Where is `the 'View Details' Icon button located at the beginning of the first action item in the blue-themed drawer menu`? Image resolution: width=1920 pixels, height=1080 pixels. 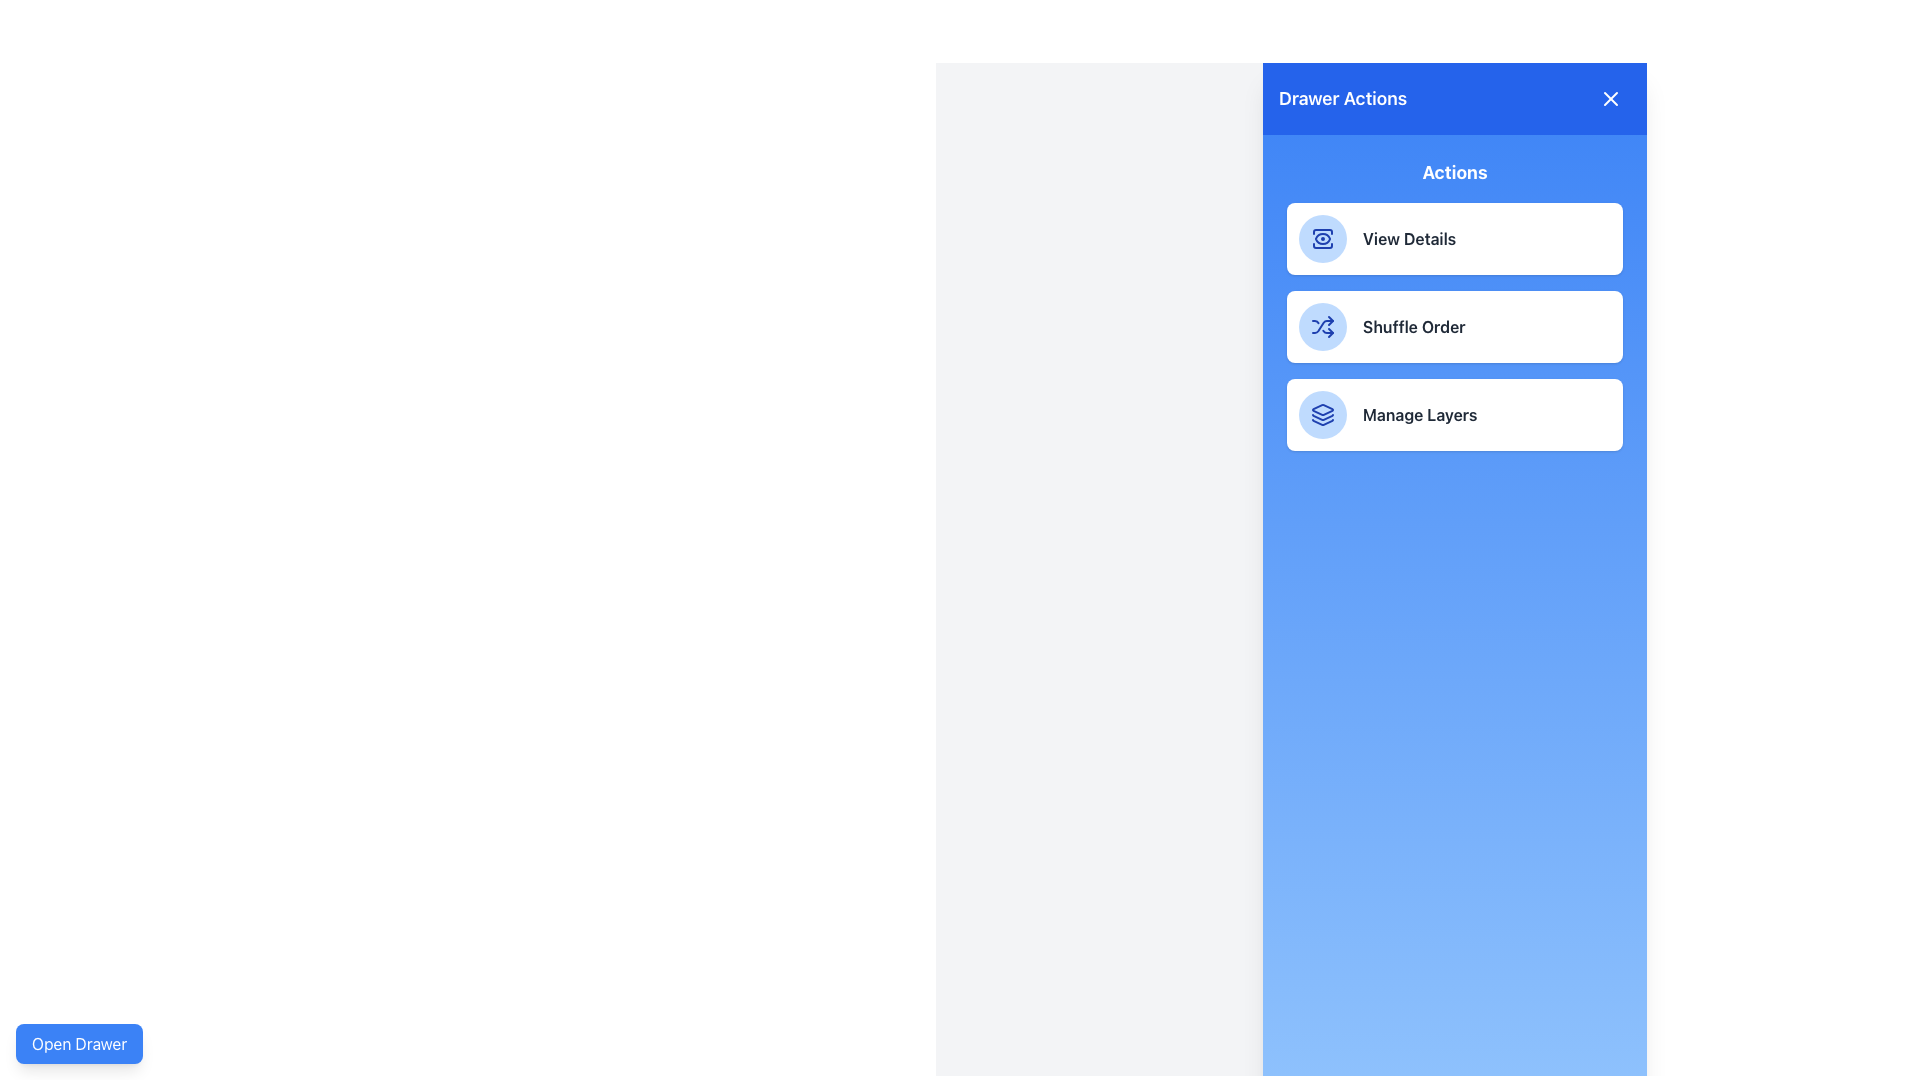 the 'View Details' Icon button located at the beginning of the first action item in the blue-themed drawer menu is located at coordinates (1323, 238).